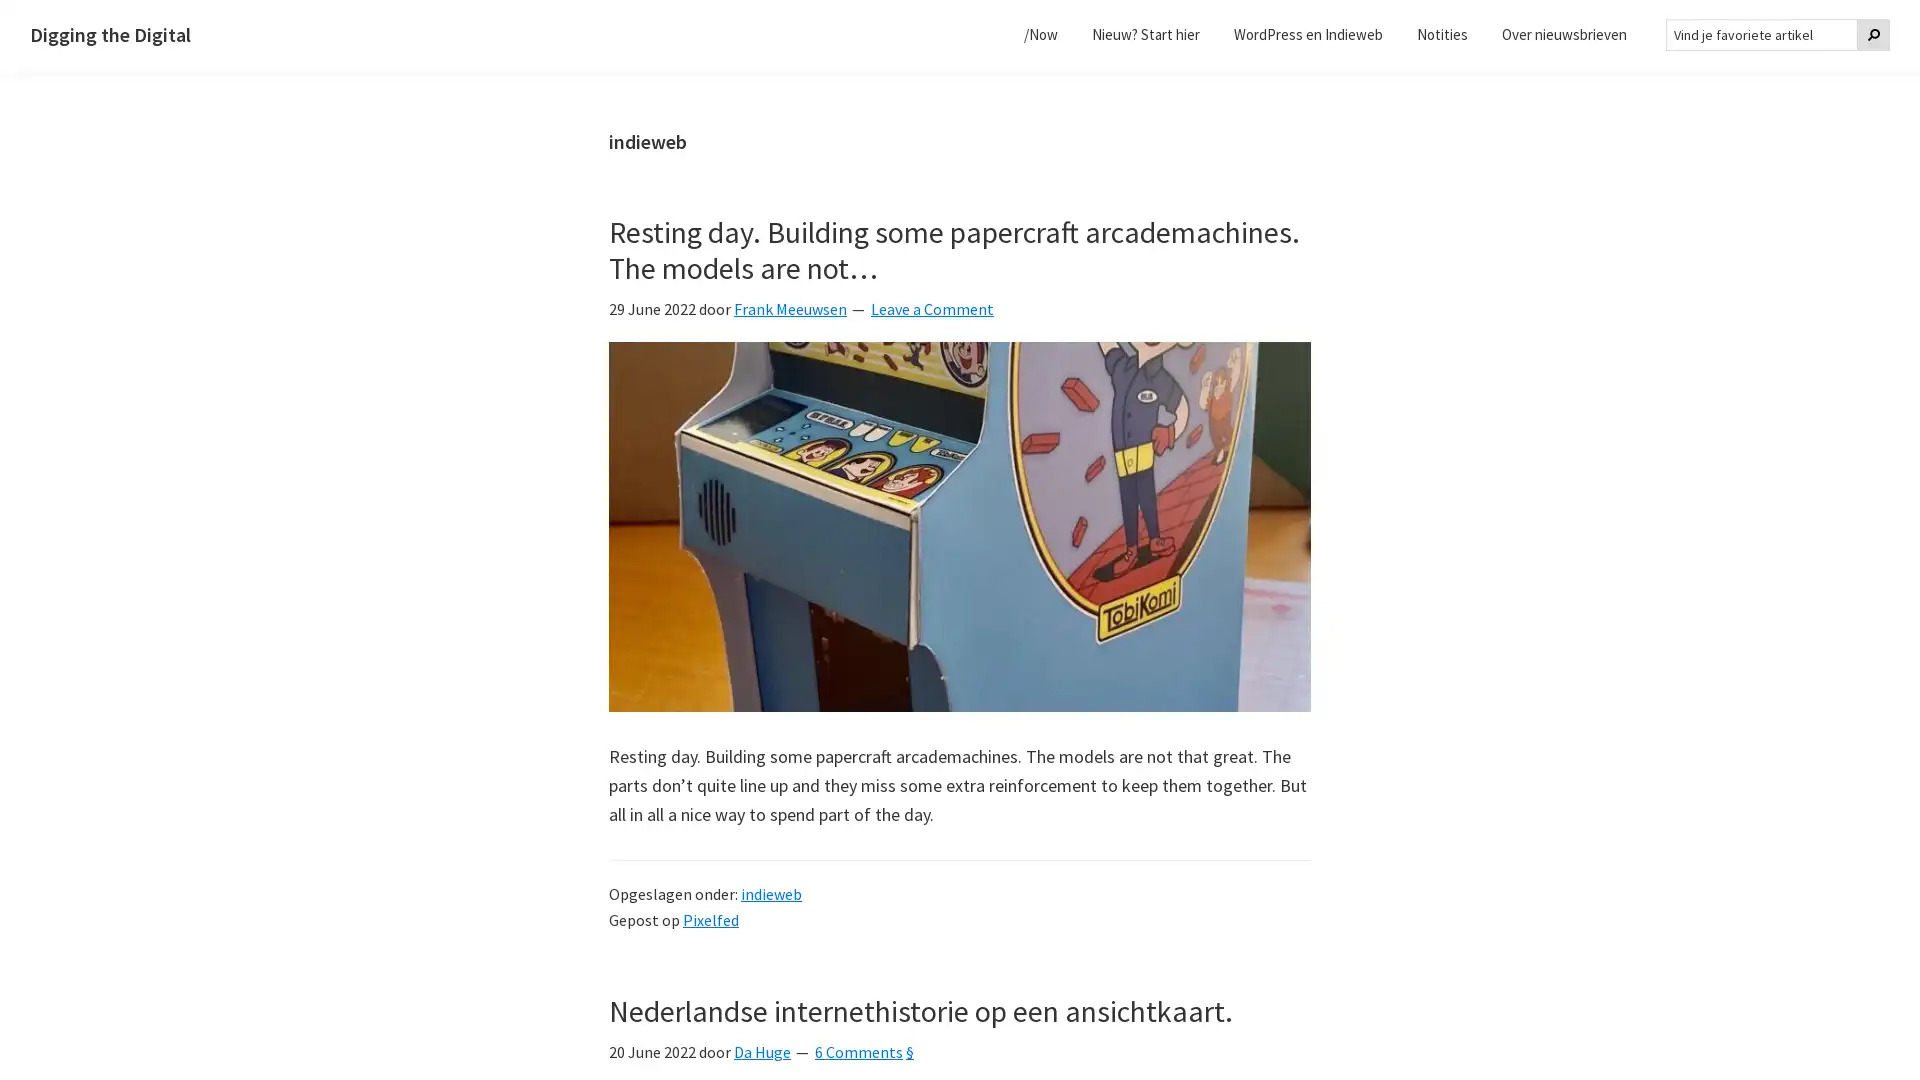  Describe the element at coordinates (1872, 34) in the screenshot. I see `Search` at that location.